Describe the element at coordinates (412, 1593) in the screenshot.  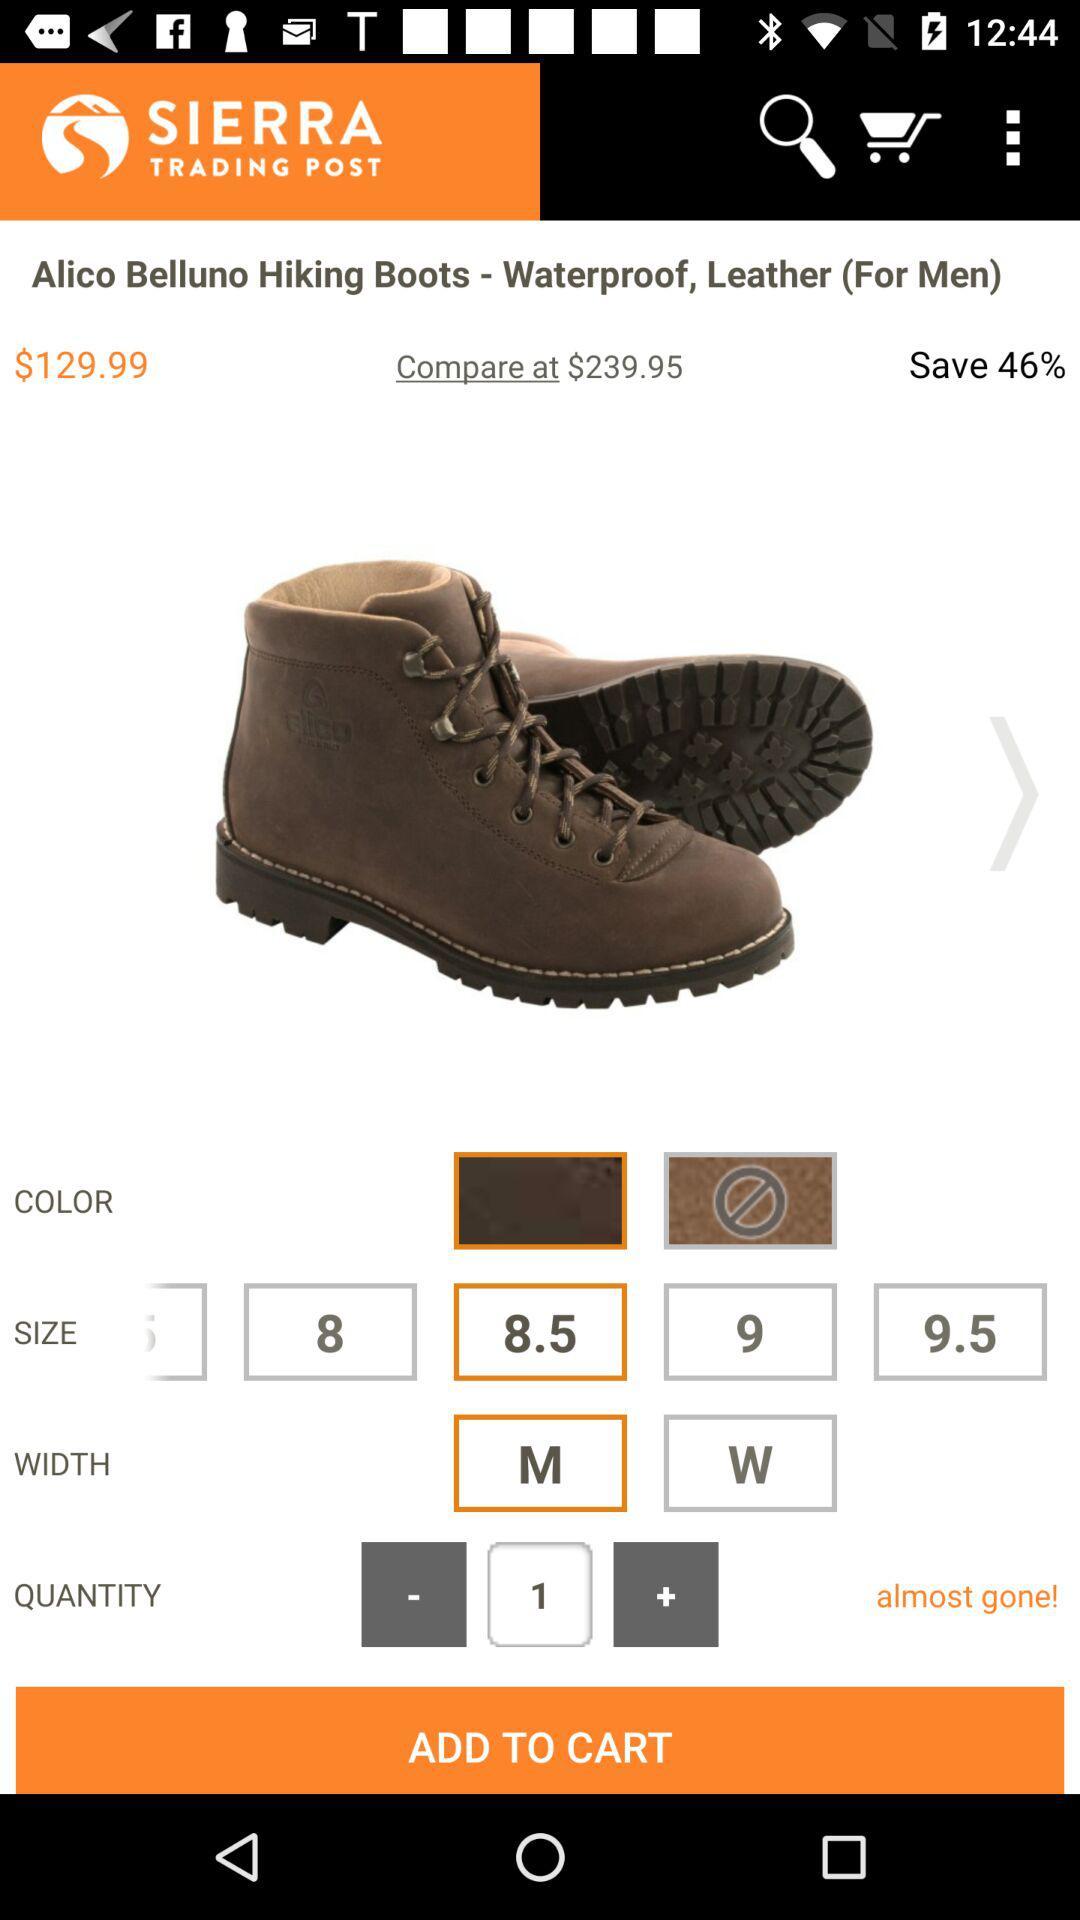
I see `- item` at that location.